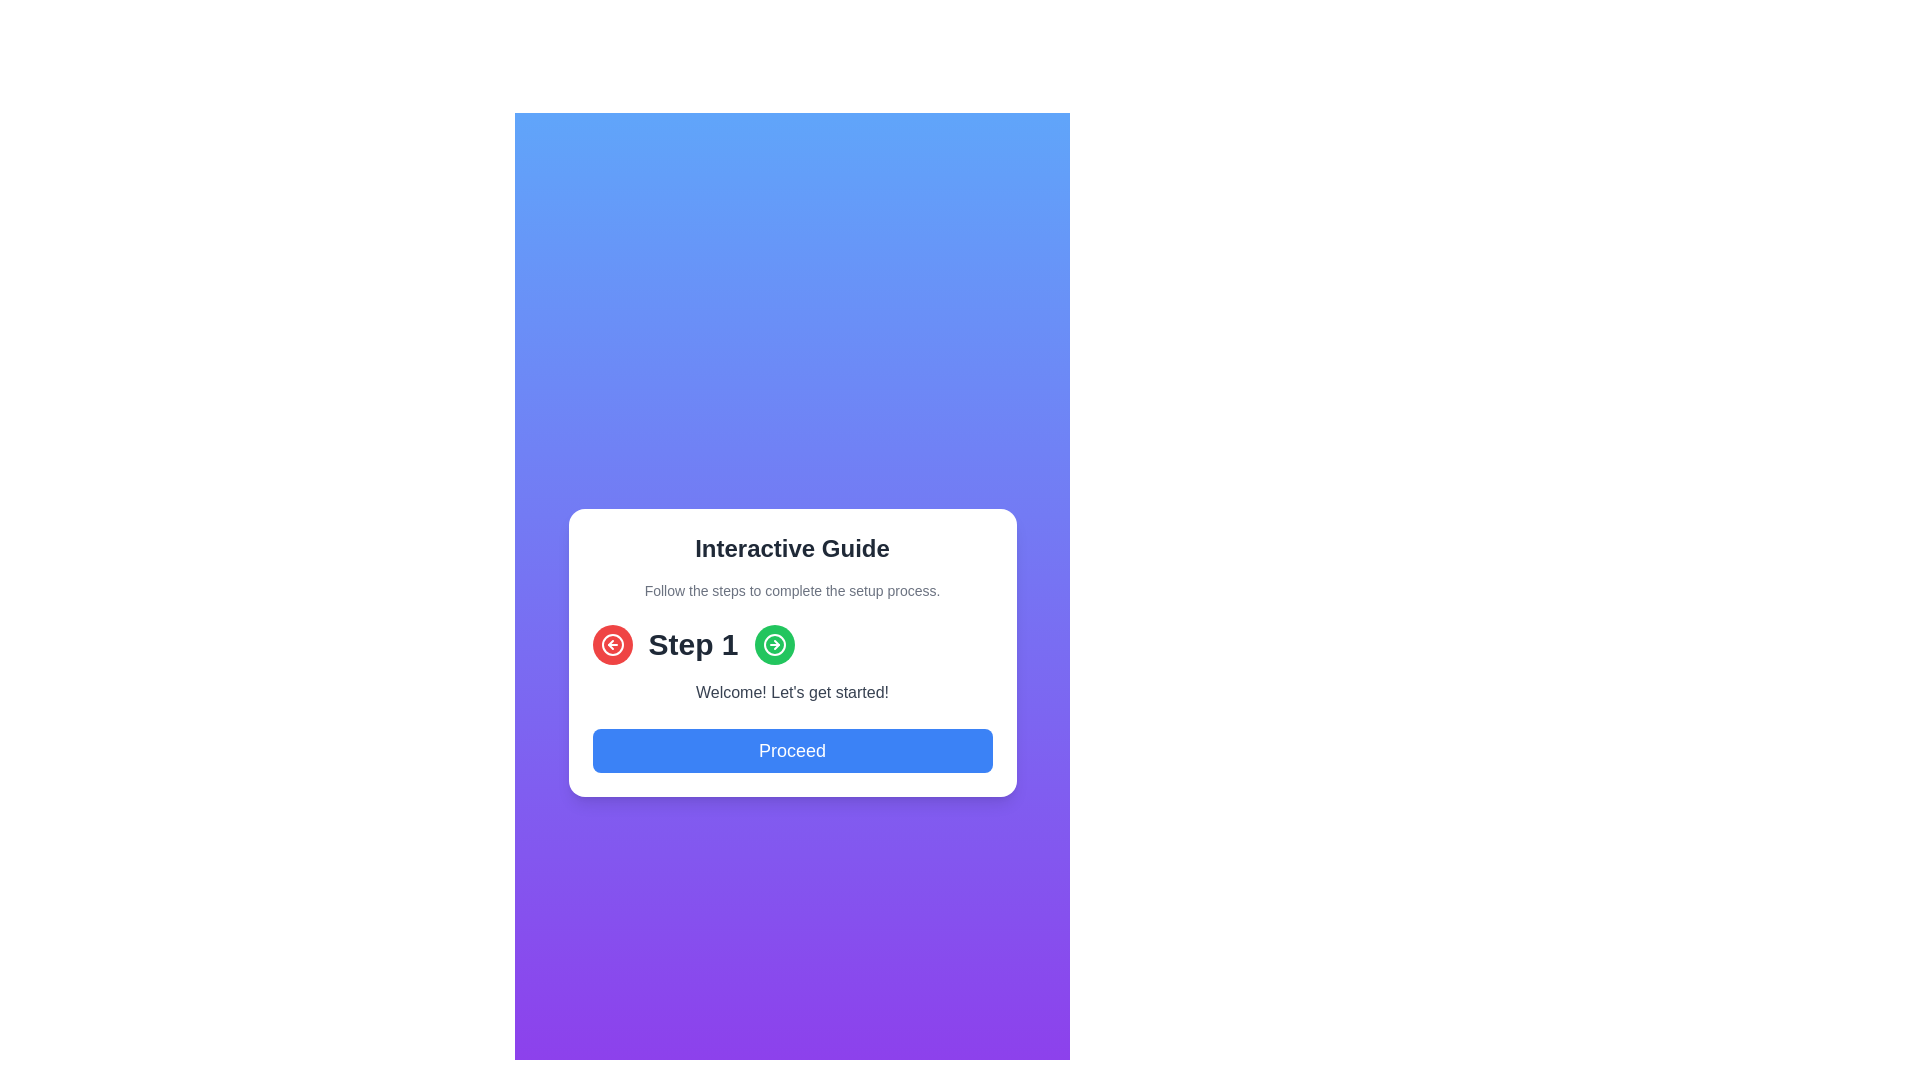 The width and height of the screenshot is (1920, 1080). Describe the element at coordinates (773, 644) in the screenshot. I see `the circular icon with a green background and a white border, which contains a right-pointing arrow` at that location.